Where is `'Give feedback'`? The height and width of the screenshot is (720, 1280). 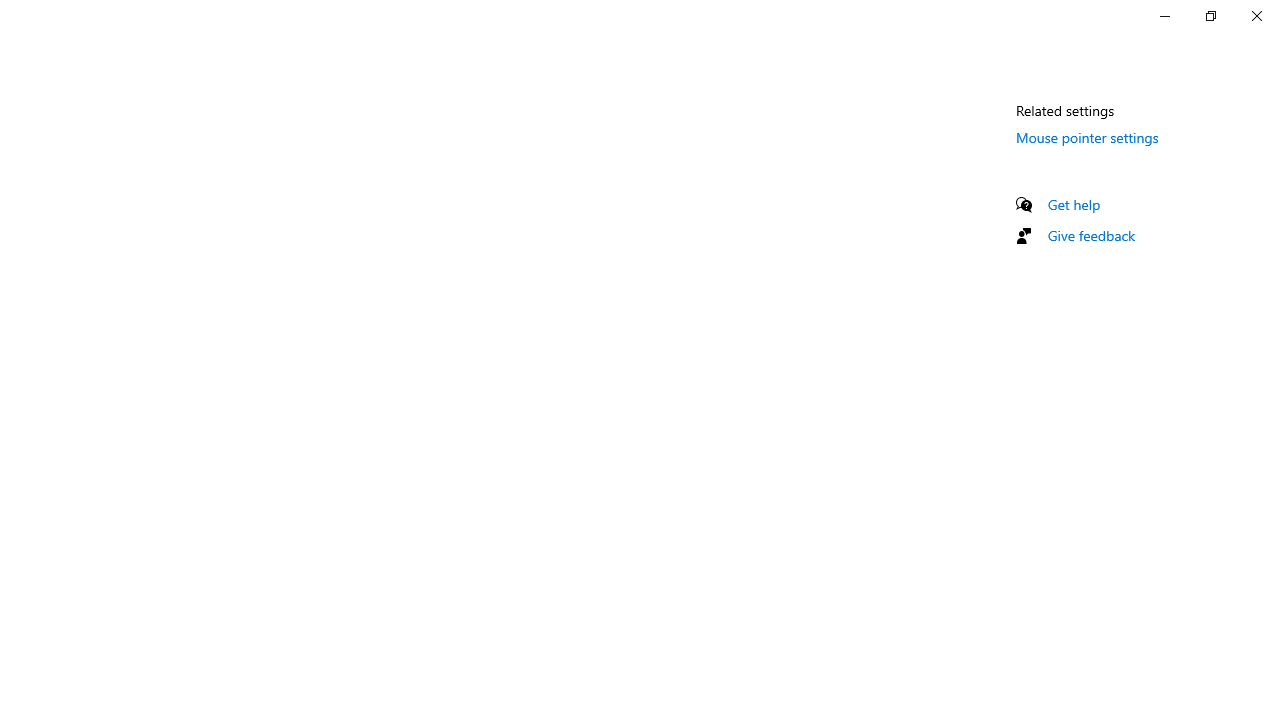
'Give feedback' is located at coordinates (1090, 234).